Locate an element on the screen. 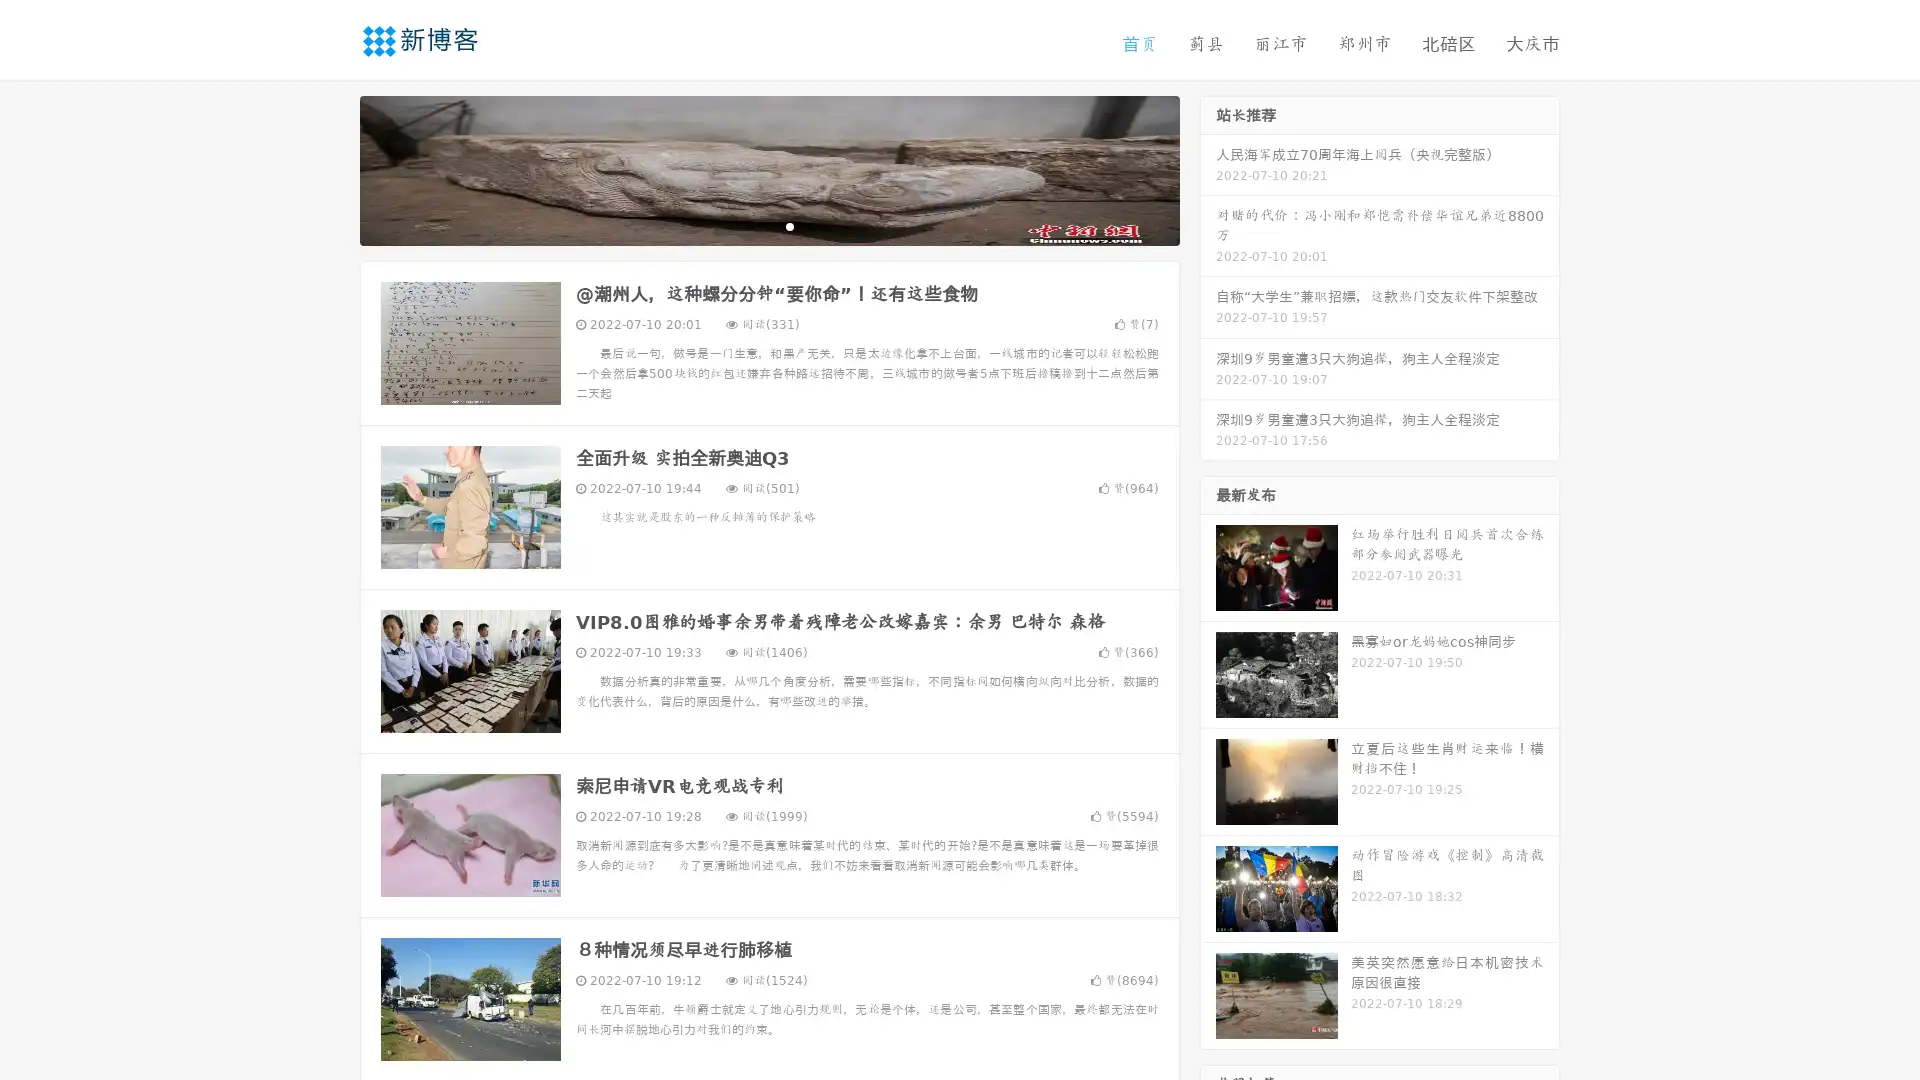 Image resolution: width=1920 pixels, height=1080 pixels. Go to slide 1 is located at coordinates (748, 225).